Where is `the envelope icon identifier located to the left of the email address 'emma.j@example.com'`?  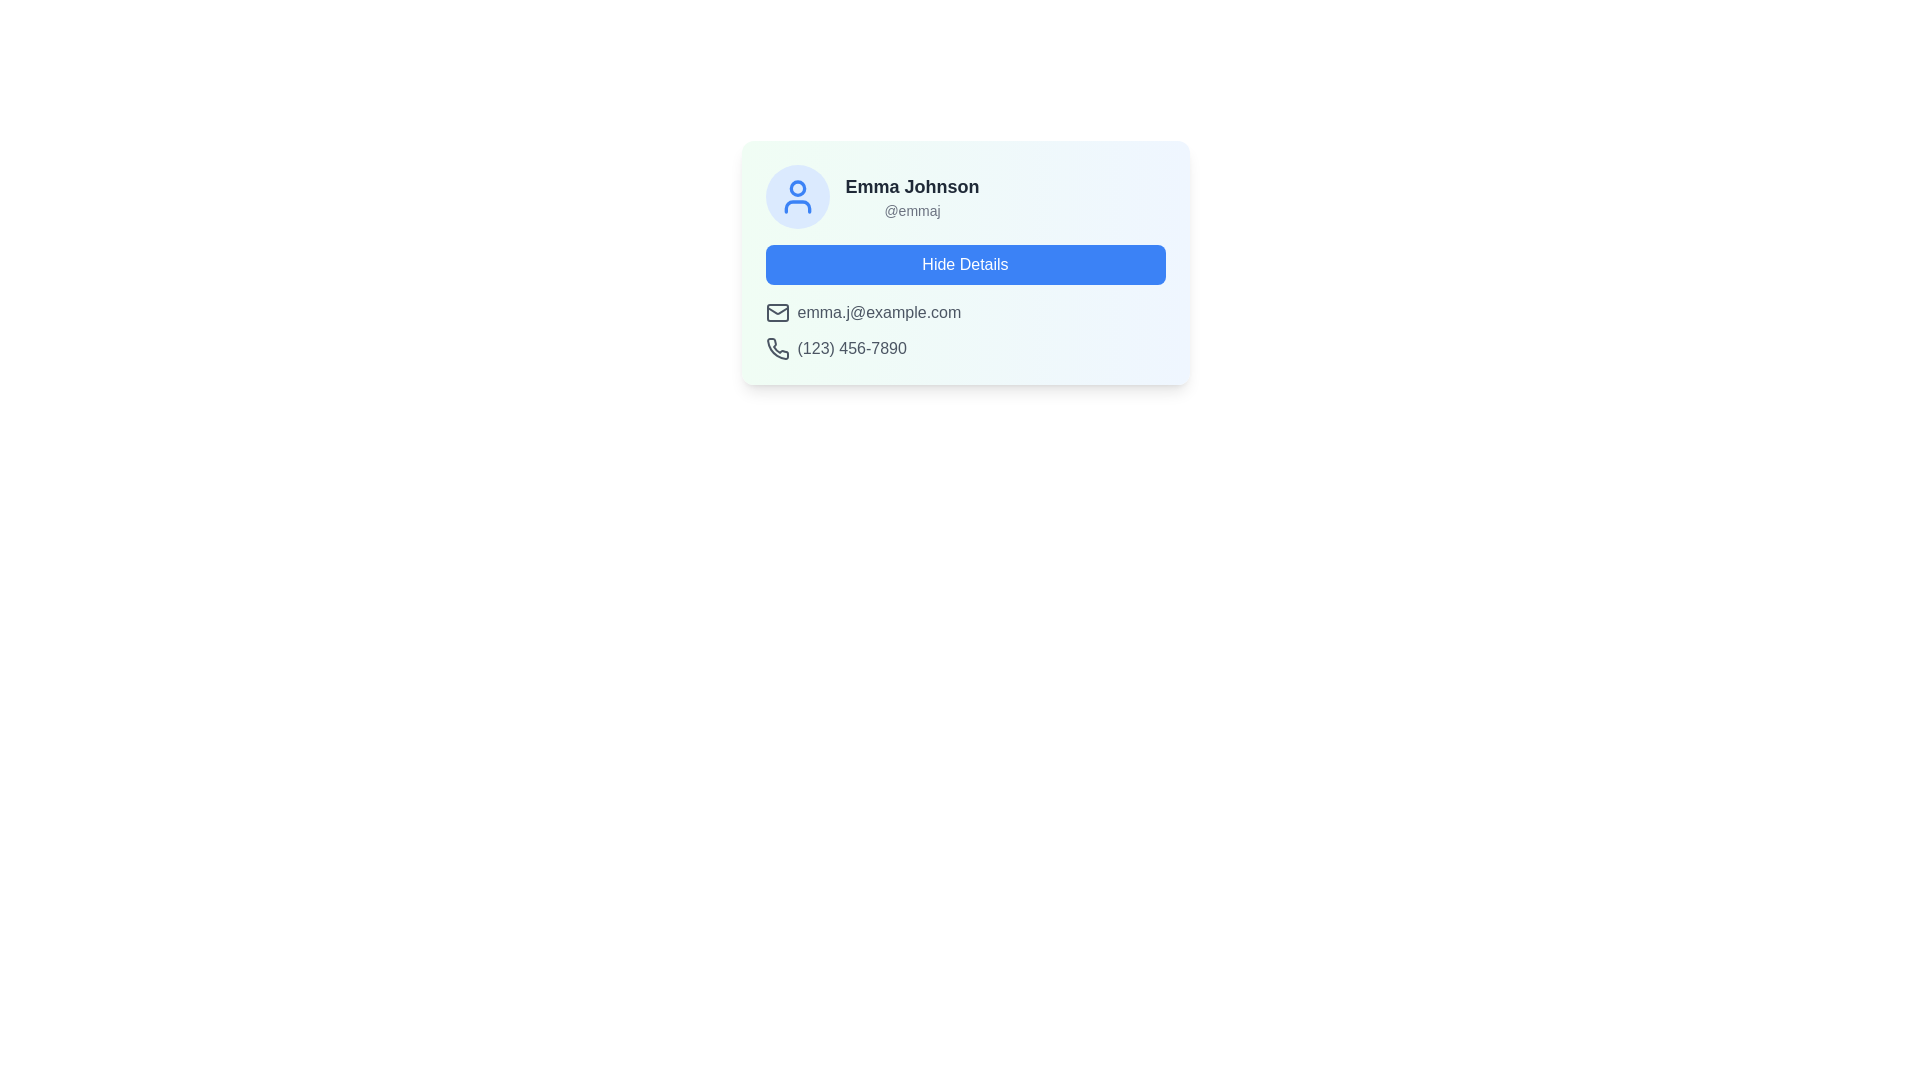 the envelope icon identifier located to the left of the email address 'emma.j@example.com' is located at coordinates (776, 312).